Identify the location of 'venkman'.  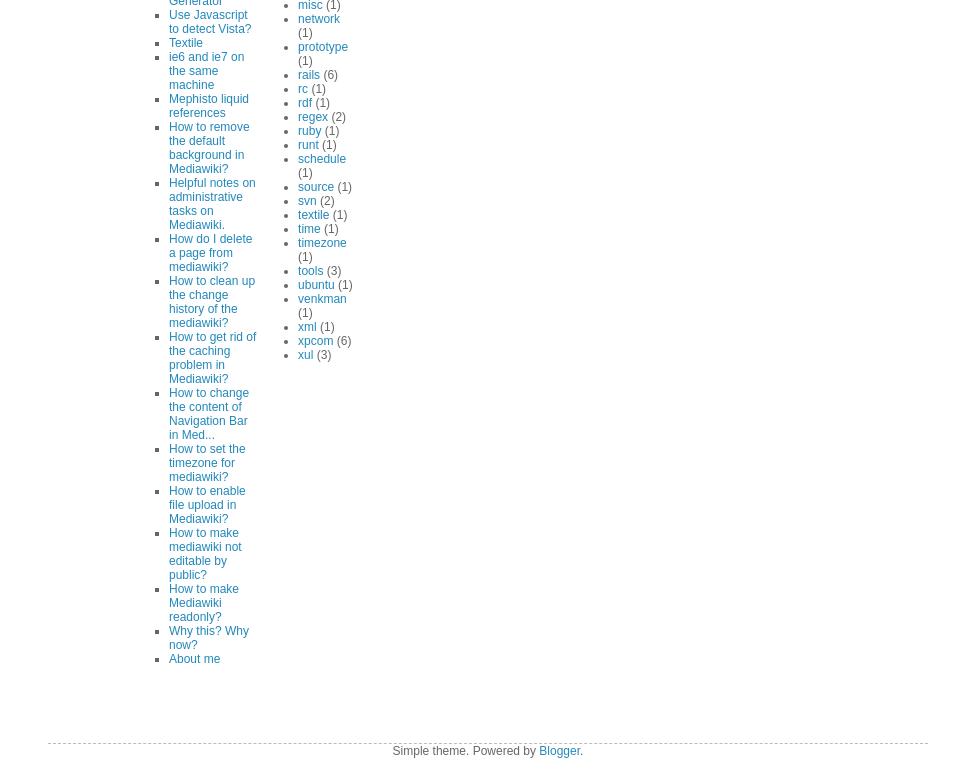
(320, 297).